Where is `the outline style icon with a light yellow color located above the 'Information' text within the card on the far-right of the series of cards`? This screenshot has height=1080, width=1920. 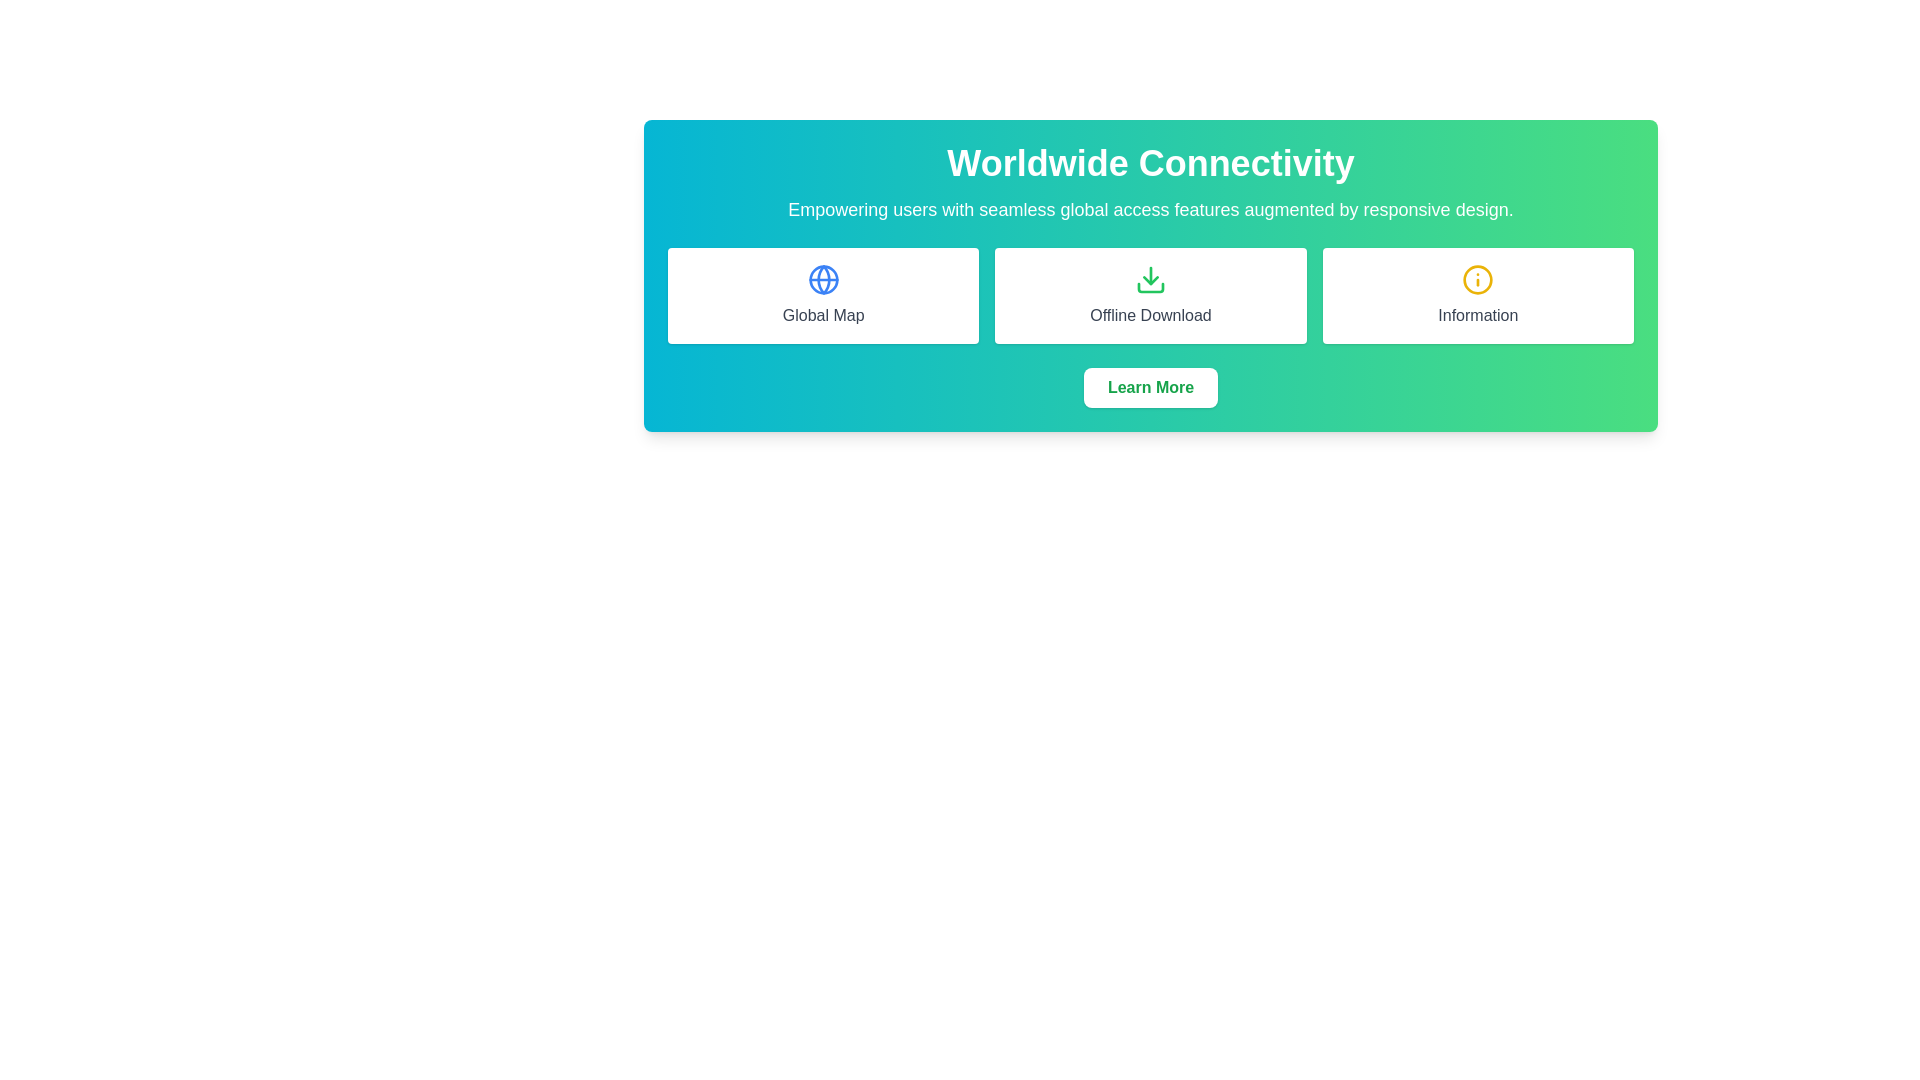 the outline style icon with a light yellow color located above the 'Information' text within the card on the far-right of the series of cards is located at coordinates (1478, 280).